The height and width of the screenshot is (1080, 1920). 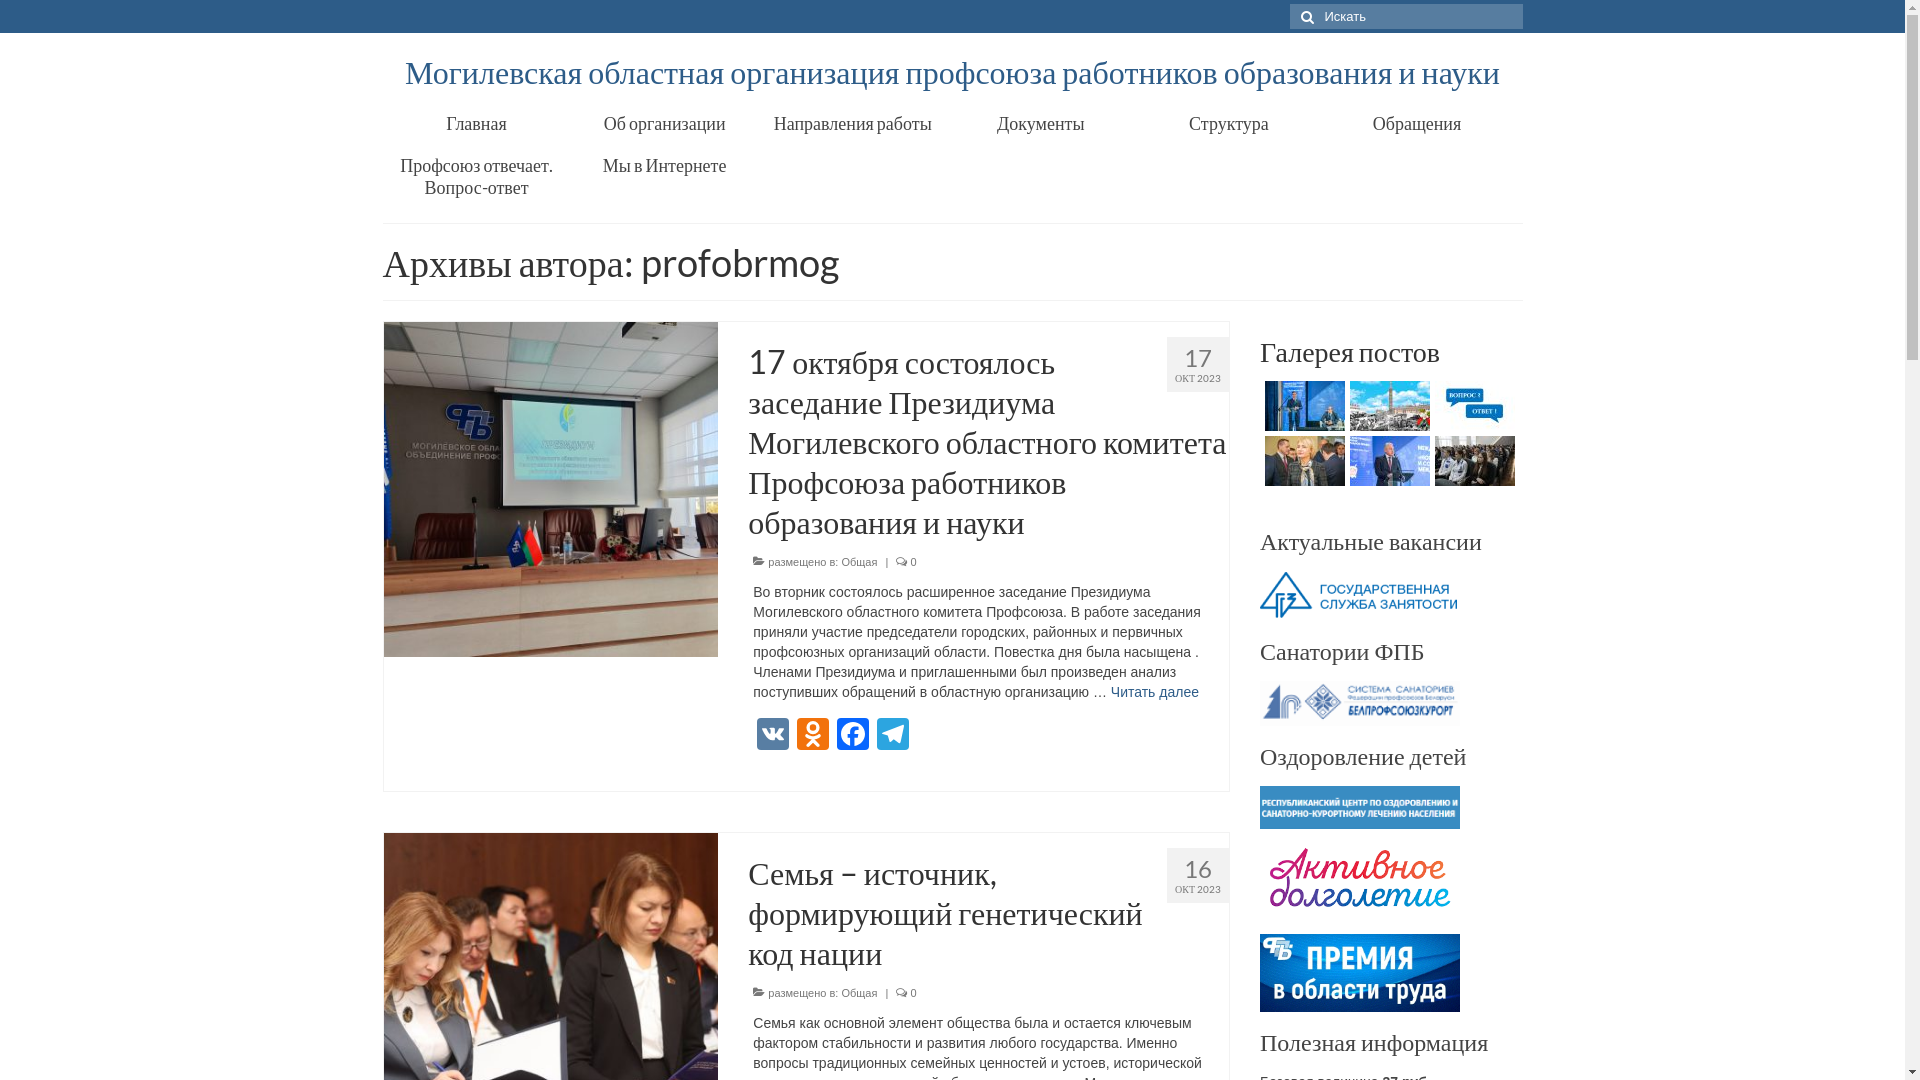 I want to click on 'Telegram', so click(x=891, y=736).